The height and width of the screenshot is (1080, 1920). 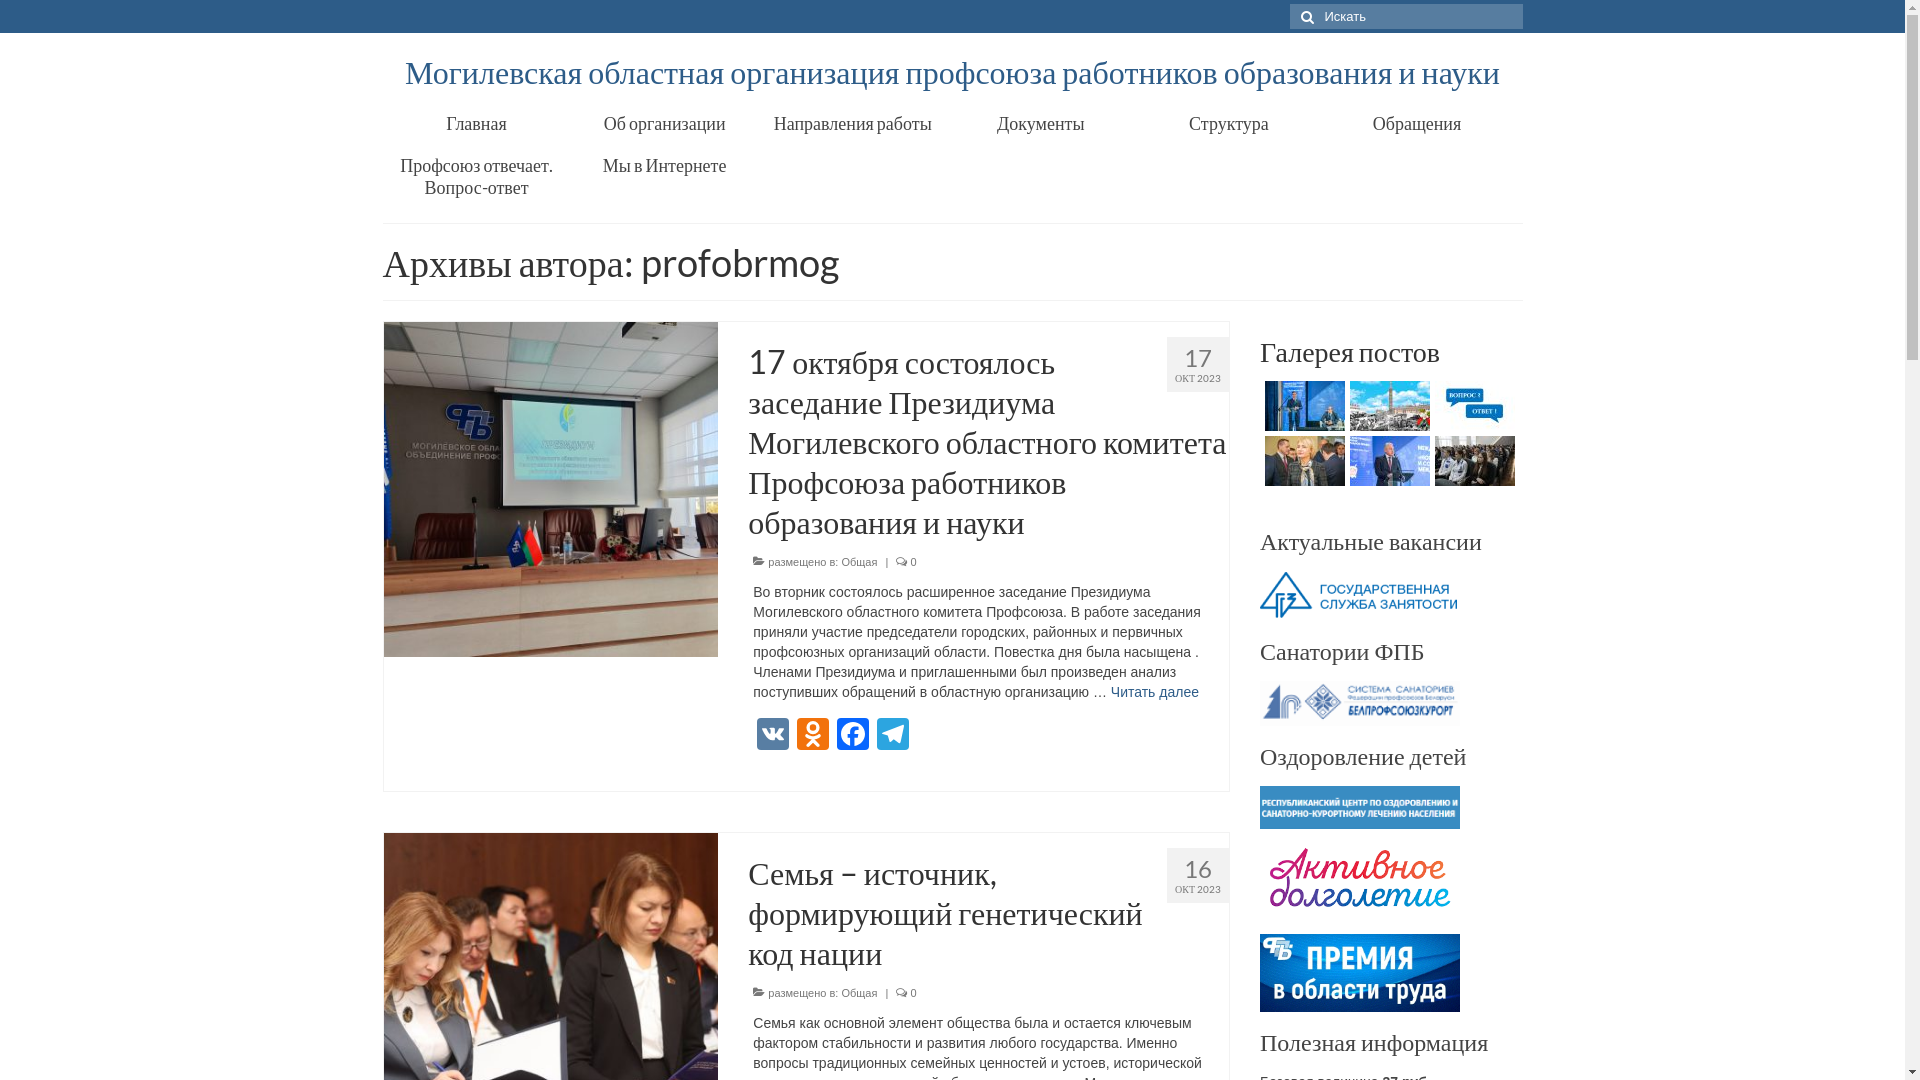 I want to click on 'Telegram', so click(x=891, y=736).